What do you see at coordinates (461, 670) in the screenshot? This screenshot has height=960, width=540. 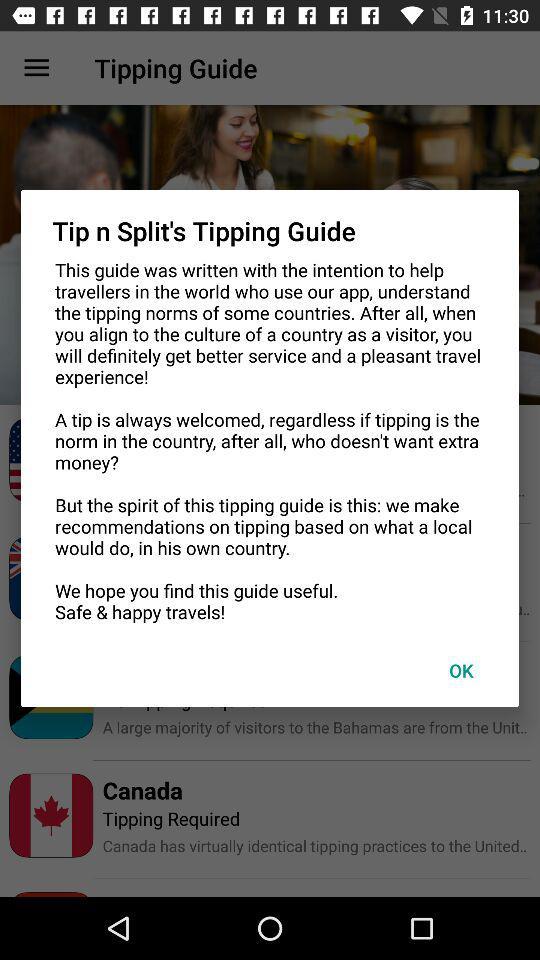 I see `ok at the bottom right corner` at bounding box center [461, 670].